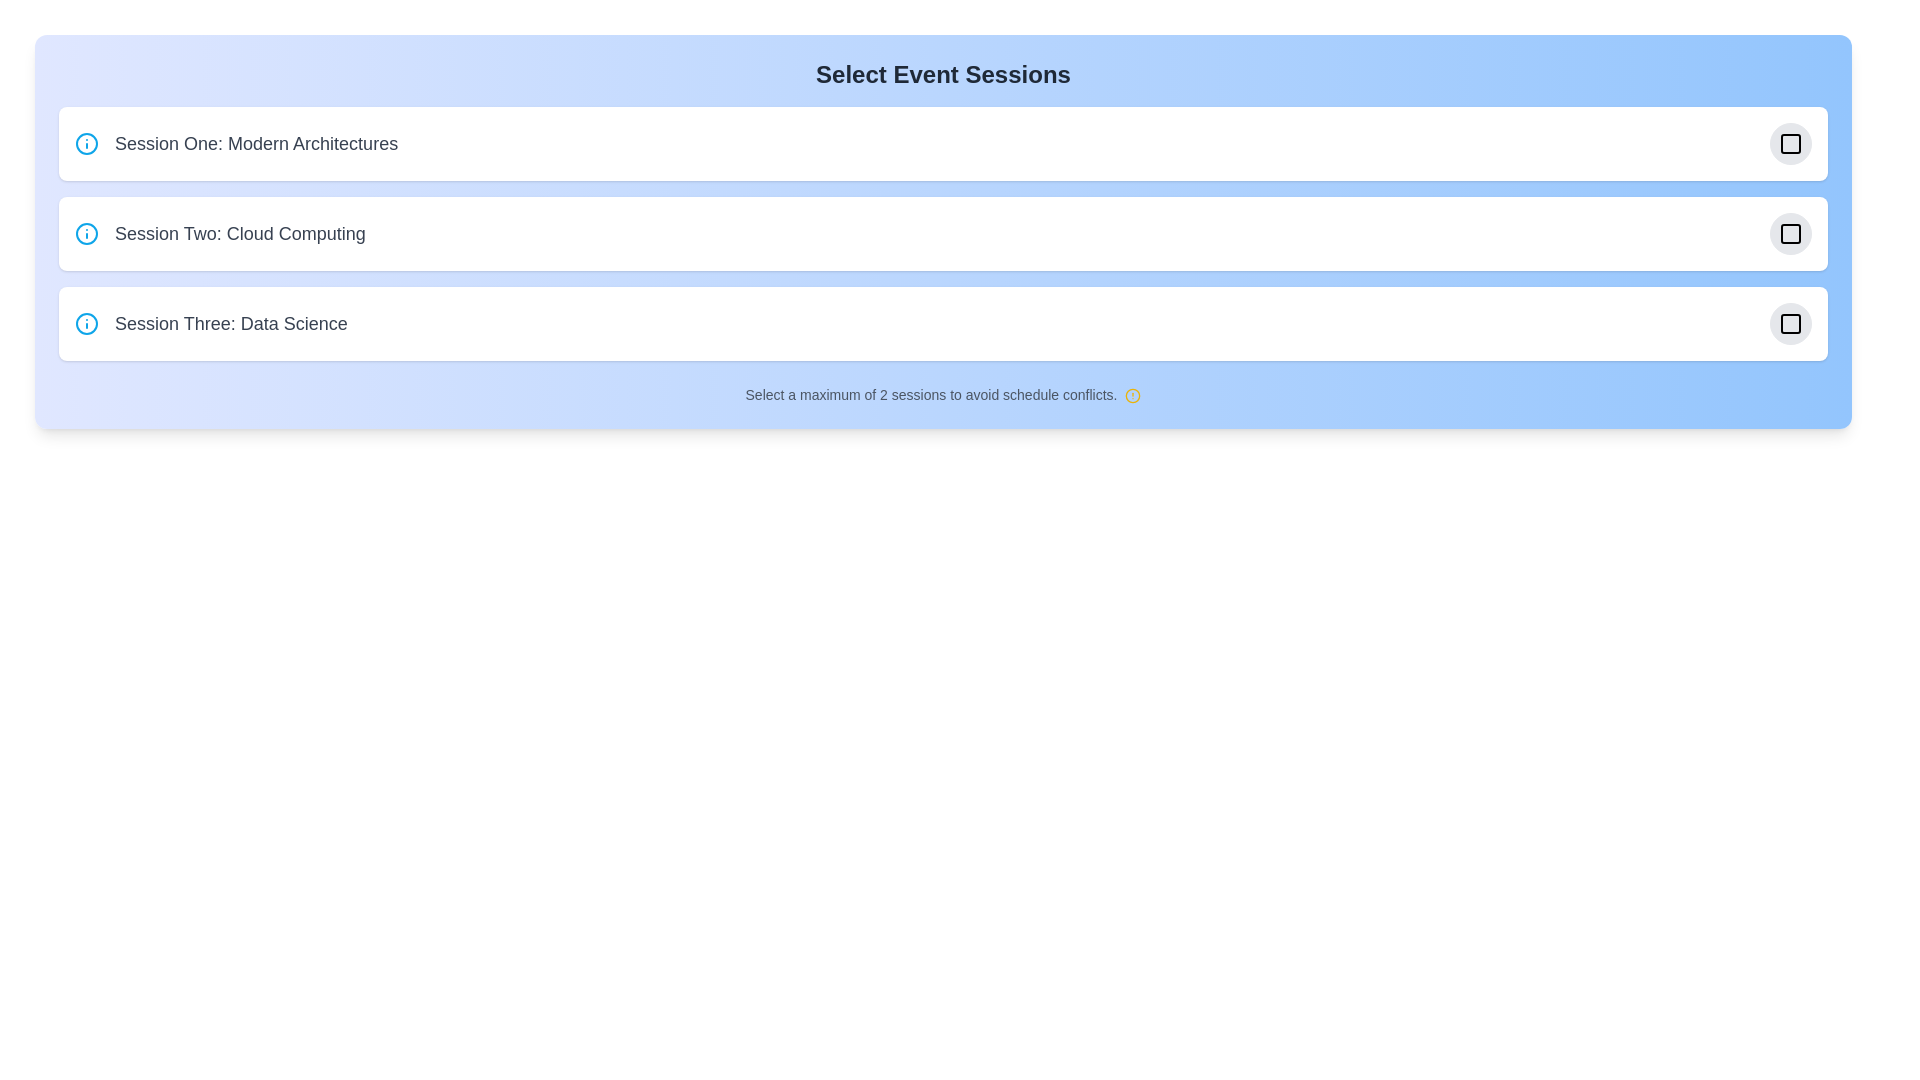 The width and height of the screenshot is (1920, 1080). I want to click on the informational icon for Session Two: Cloud Computing to reveal its tooltip, so click(85, 233).